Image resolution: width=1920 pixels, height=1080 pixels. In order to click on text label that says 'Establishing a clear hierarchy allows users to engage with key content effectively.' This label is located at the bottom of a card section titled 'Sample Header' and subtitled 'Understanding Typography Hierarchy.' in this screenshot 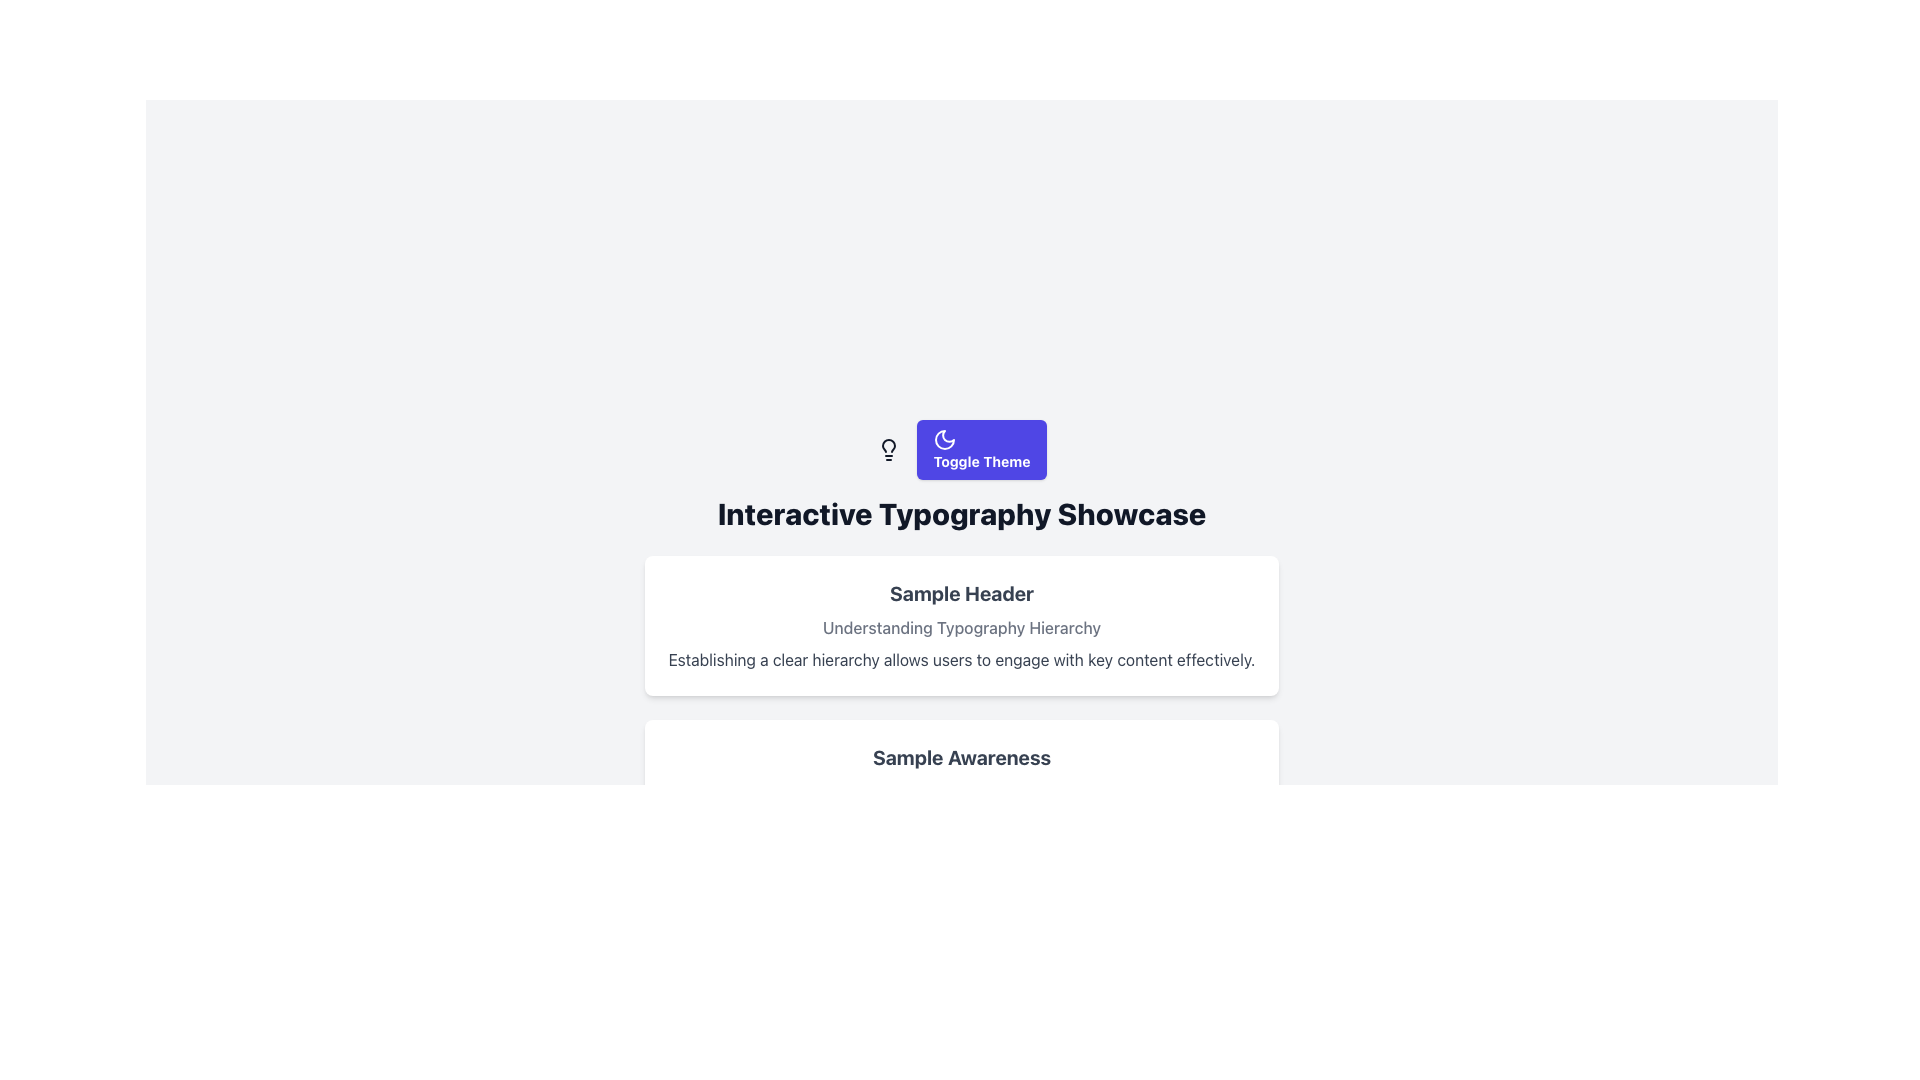, I will do `click(961, 659)`.